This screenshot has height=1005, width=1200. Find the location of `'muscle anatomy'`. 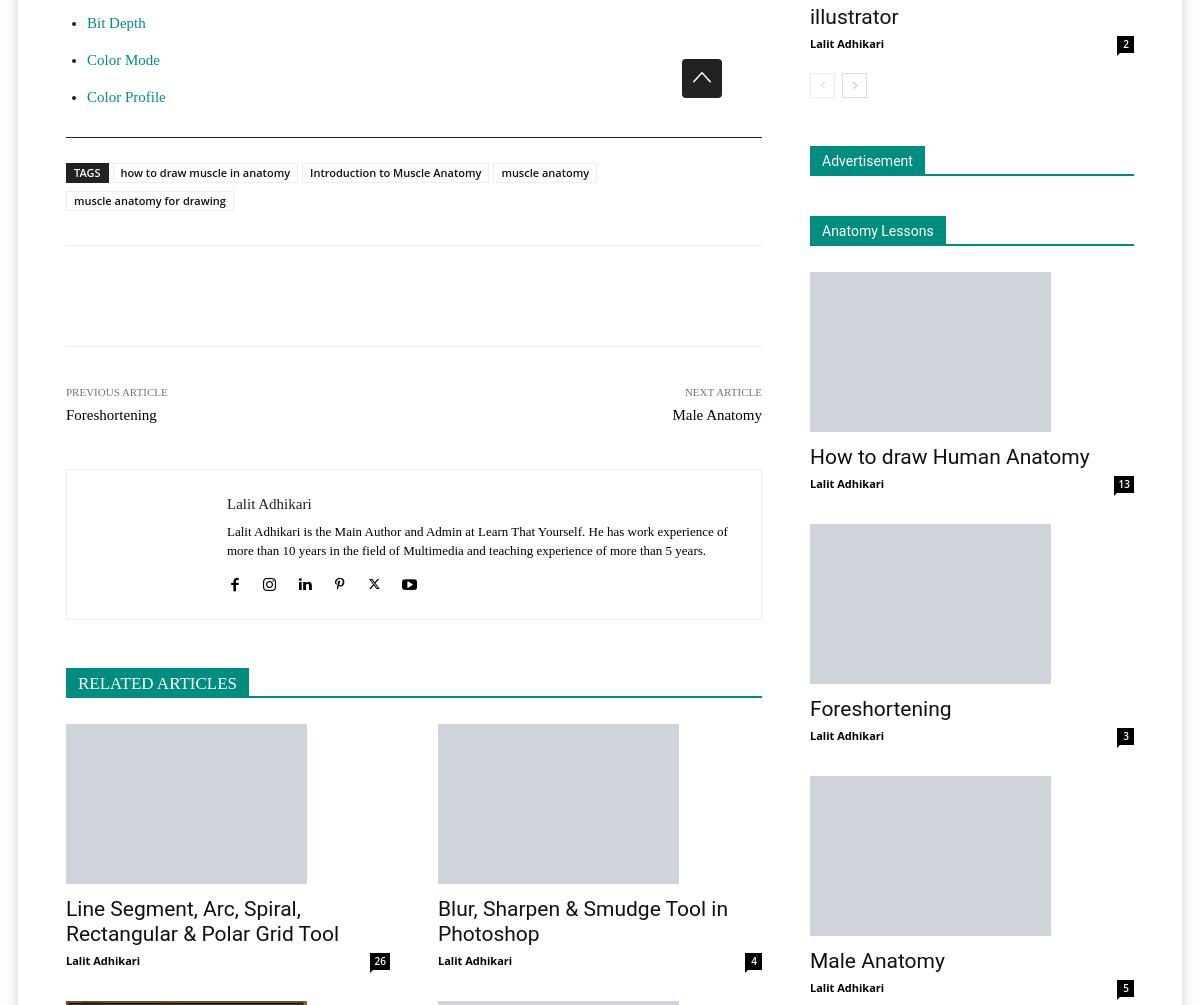

'muscle anatomy' is located at coordinates (544, 171).